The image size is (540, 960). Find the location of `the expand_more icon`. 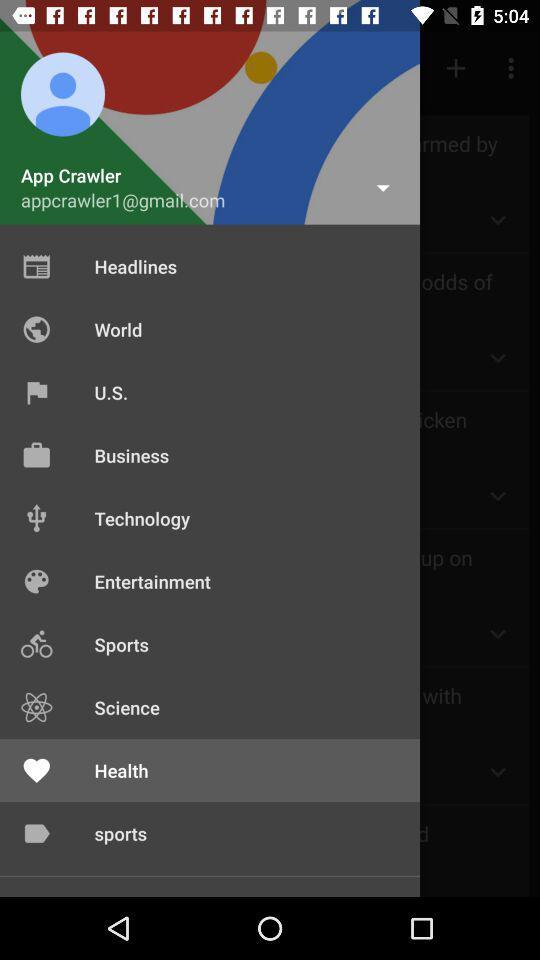

the expand_more icon is located at coordinates (496, 220).